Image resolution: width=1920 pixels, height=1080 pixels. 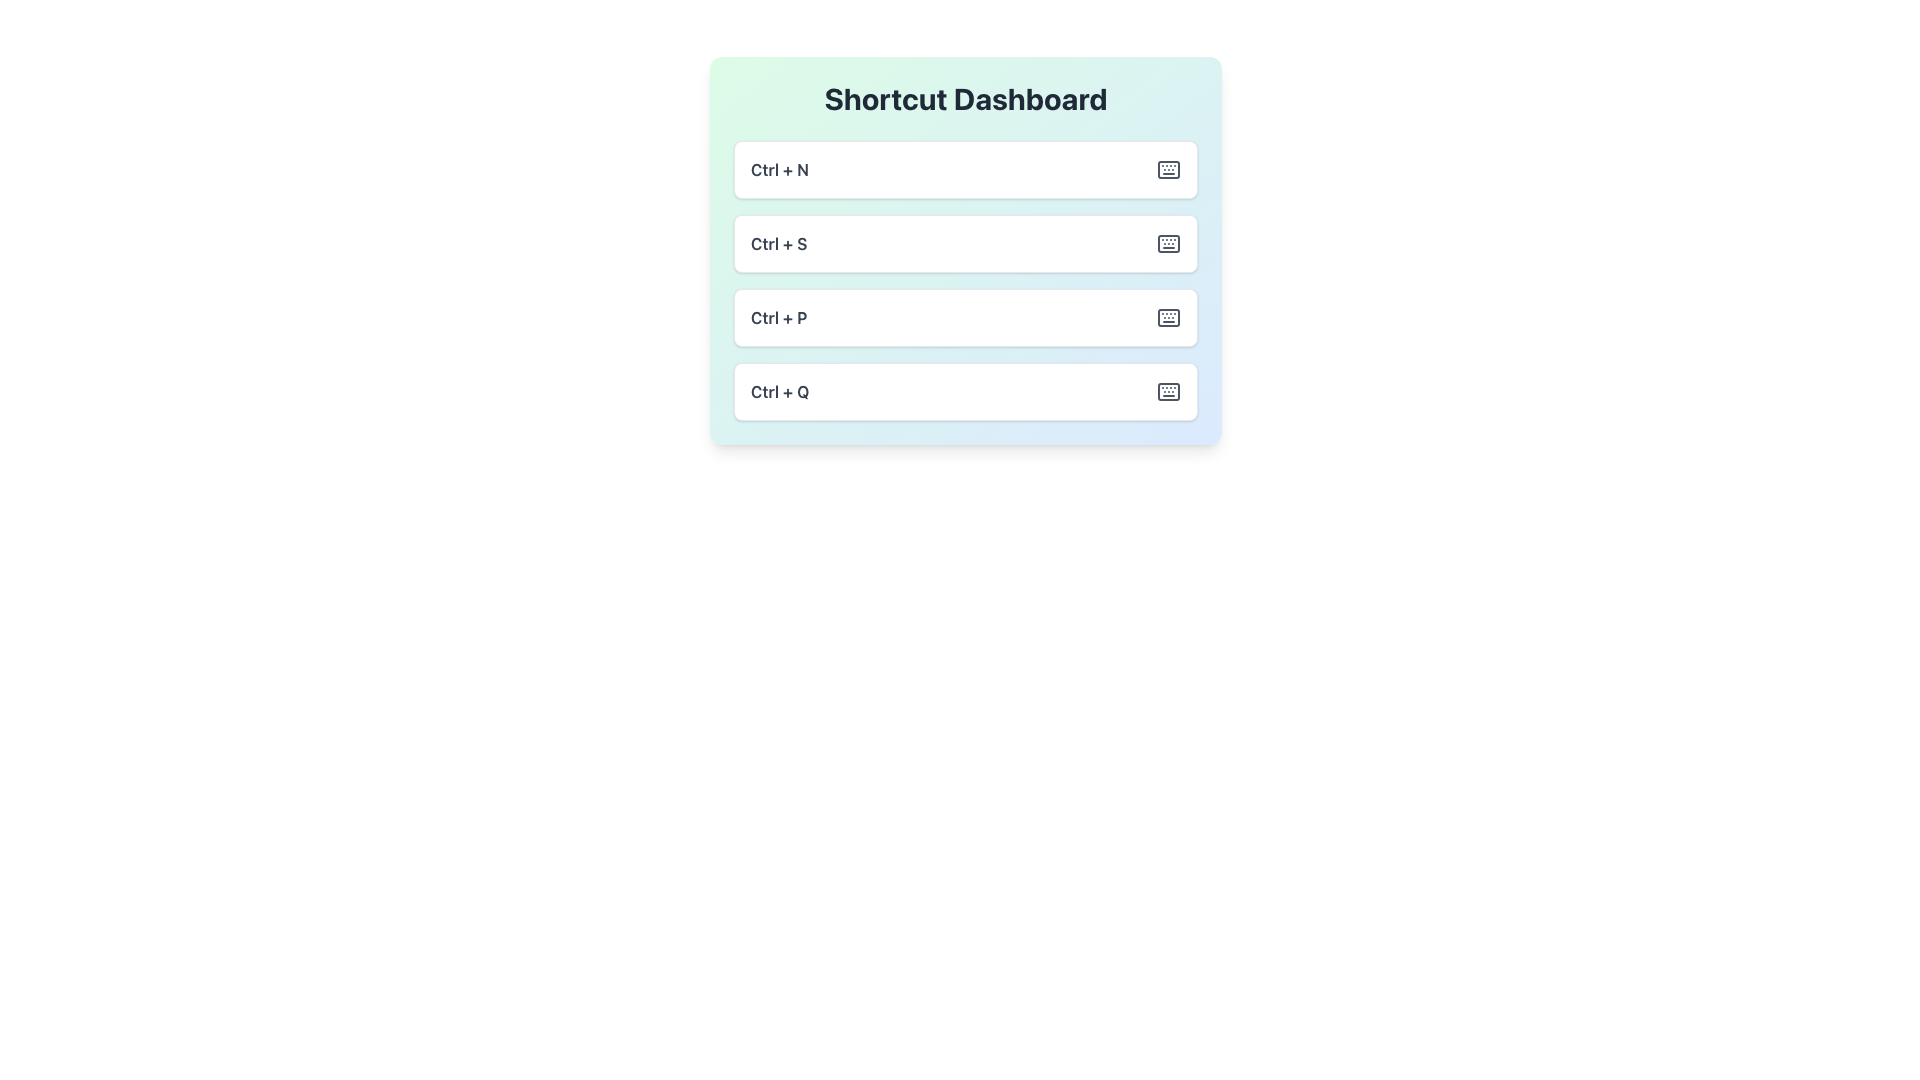 What do you see at coordinates (1169, 168) in the screenshot?
I see `the icon located to the right of the 'Ctrl + N' shortcut in the Shortcut Dashboard` at bounding box center [1169, 168].